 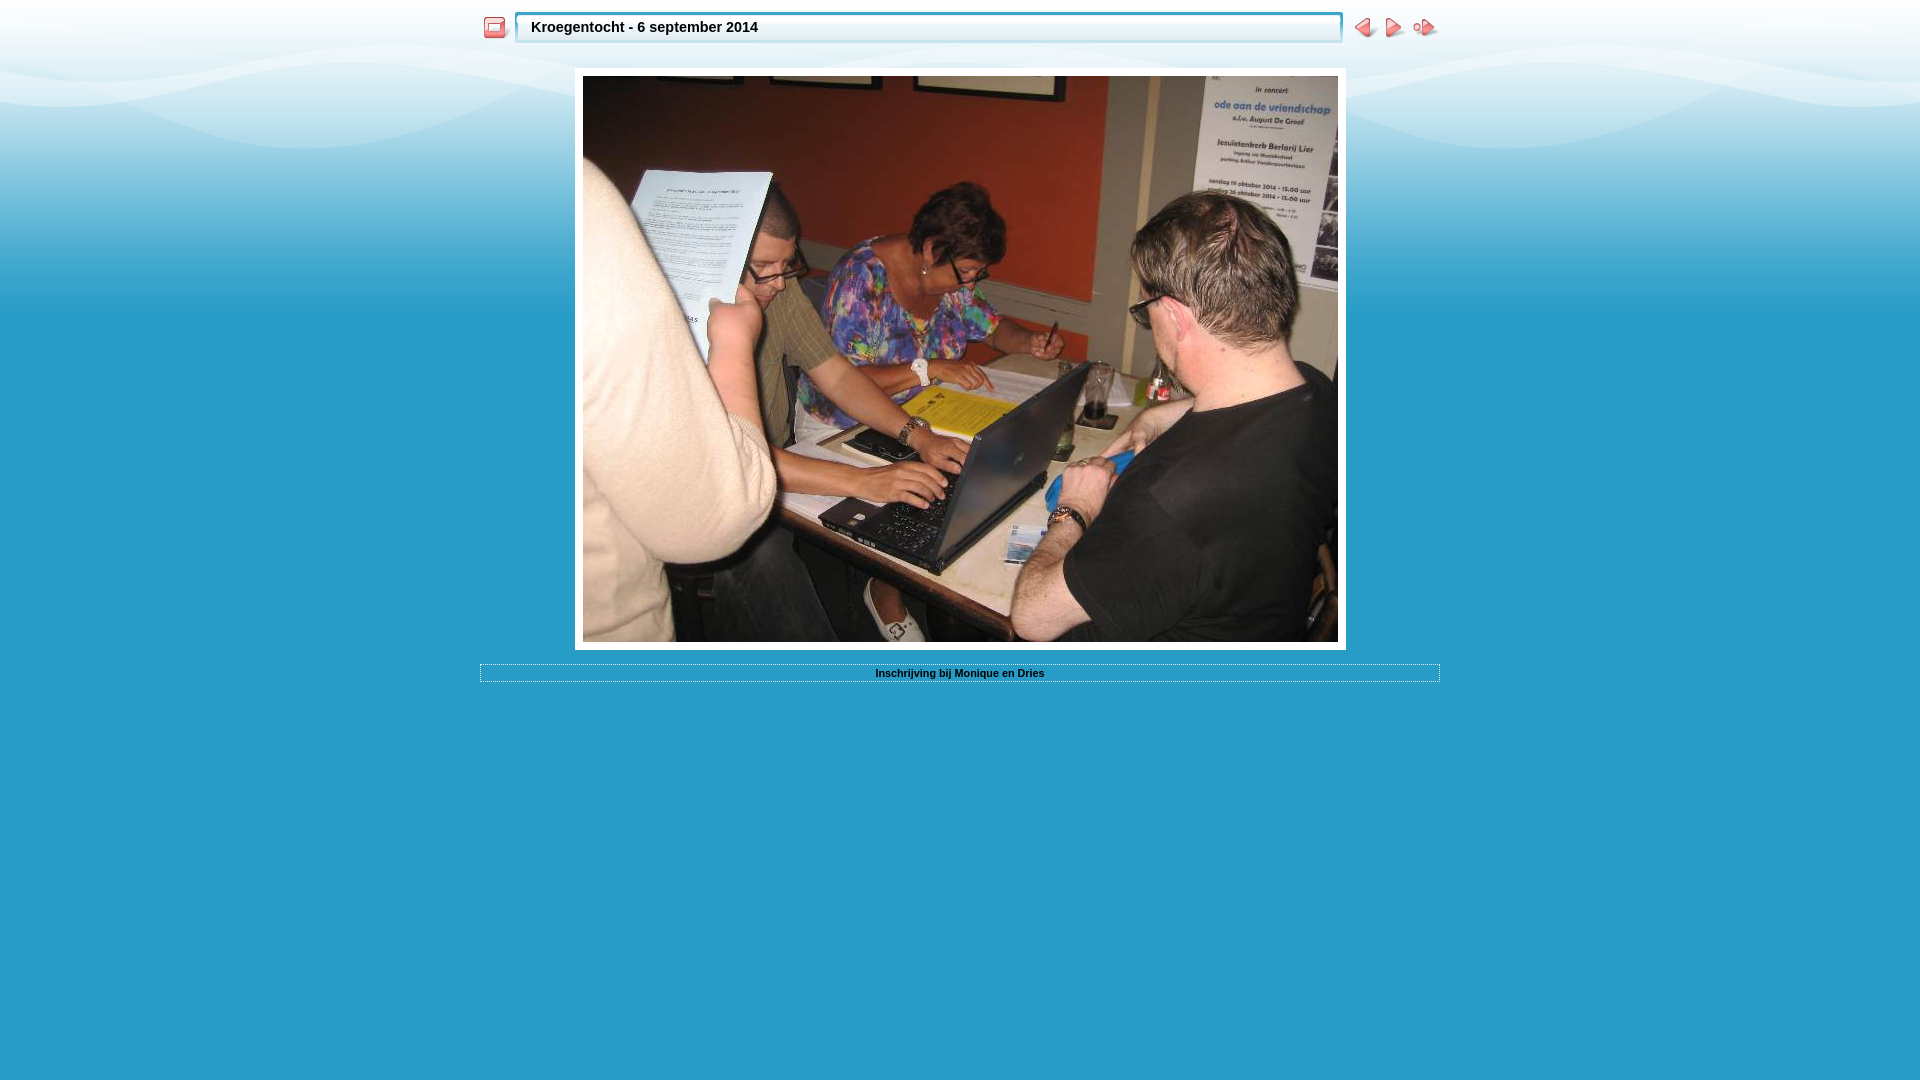 I want to click on ' Vorige foto ', so click(x=1361, y=27).